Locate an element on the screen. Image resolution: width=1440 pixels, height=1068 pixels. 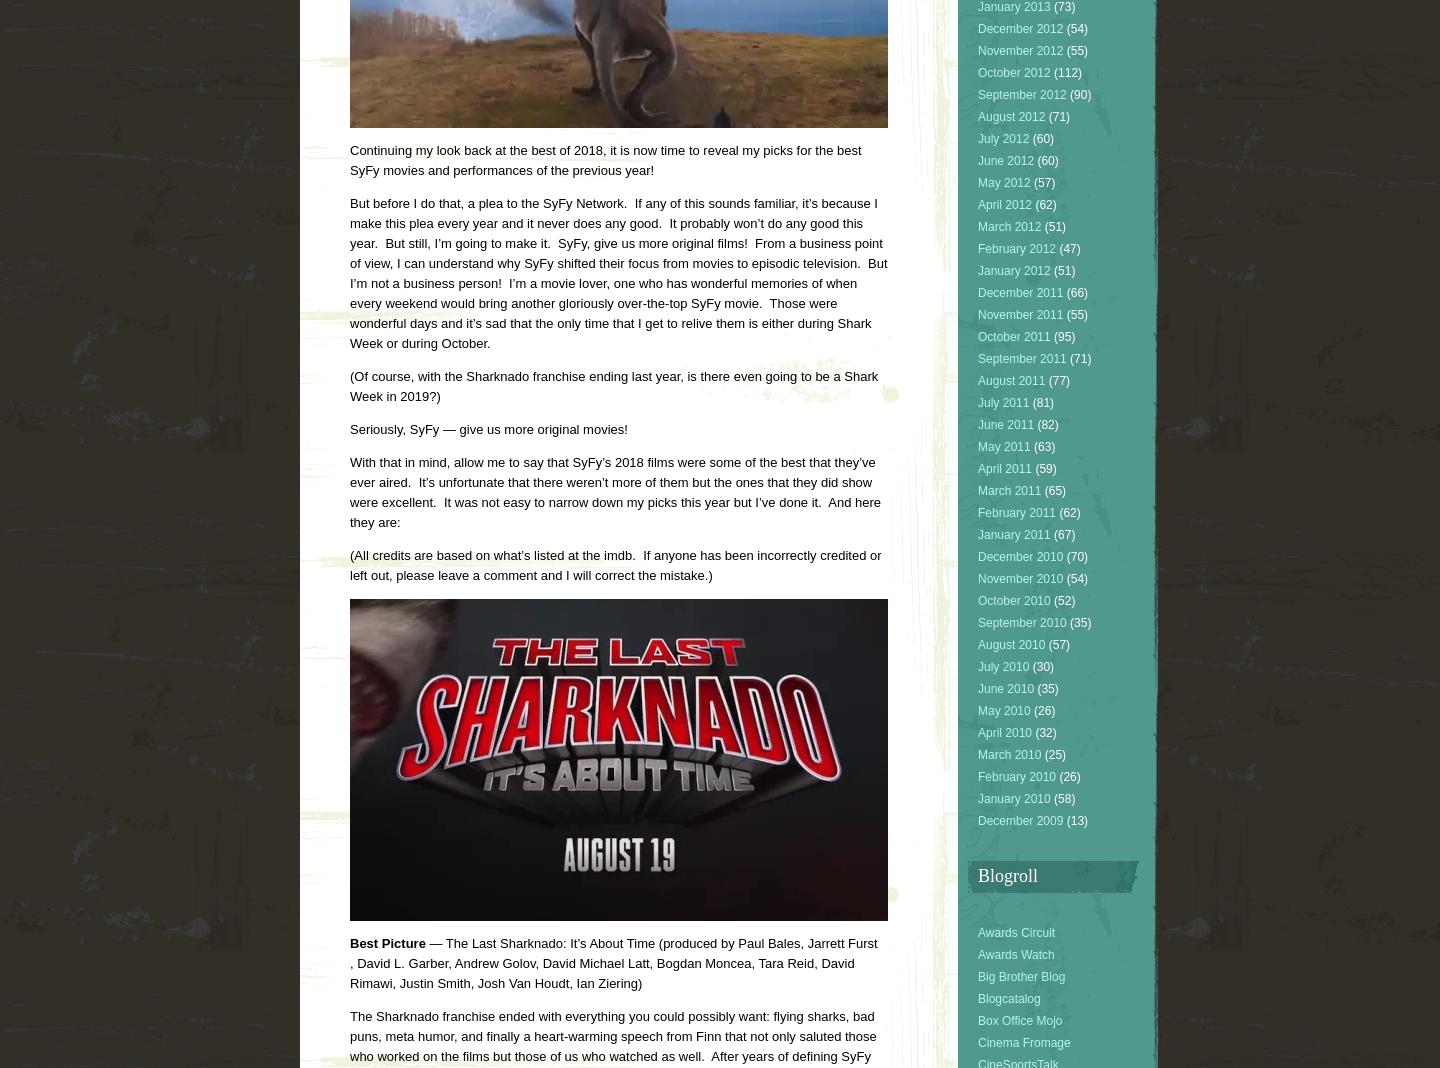
'July 2011' is located at coordinates (1002, 402).